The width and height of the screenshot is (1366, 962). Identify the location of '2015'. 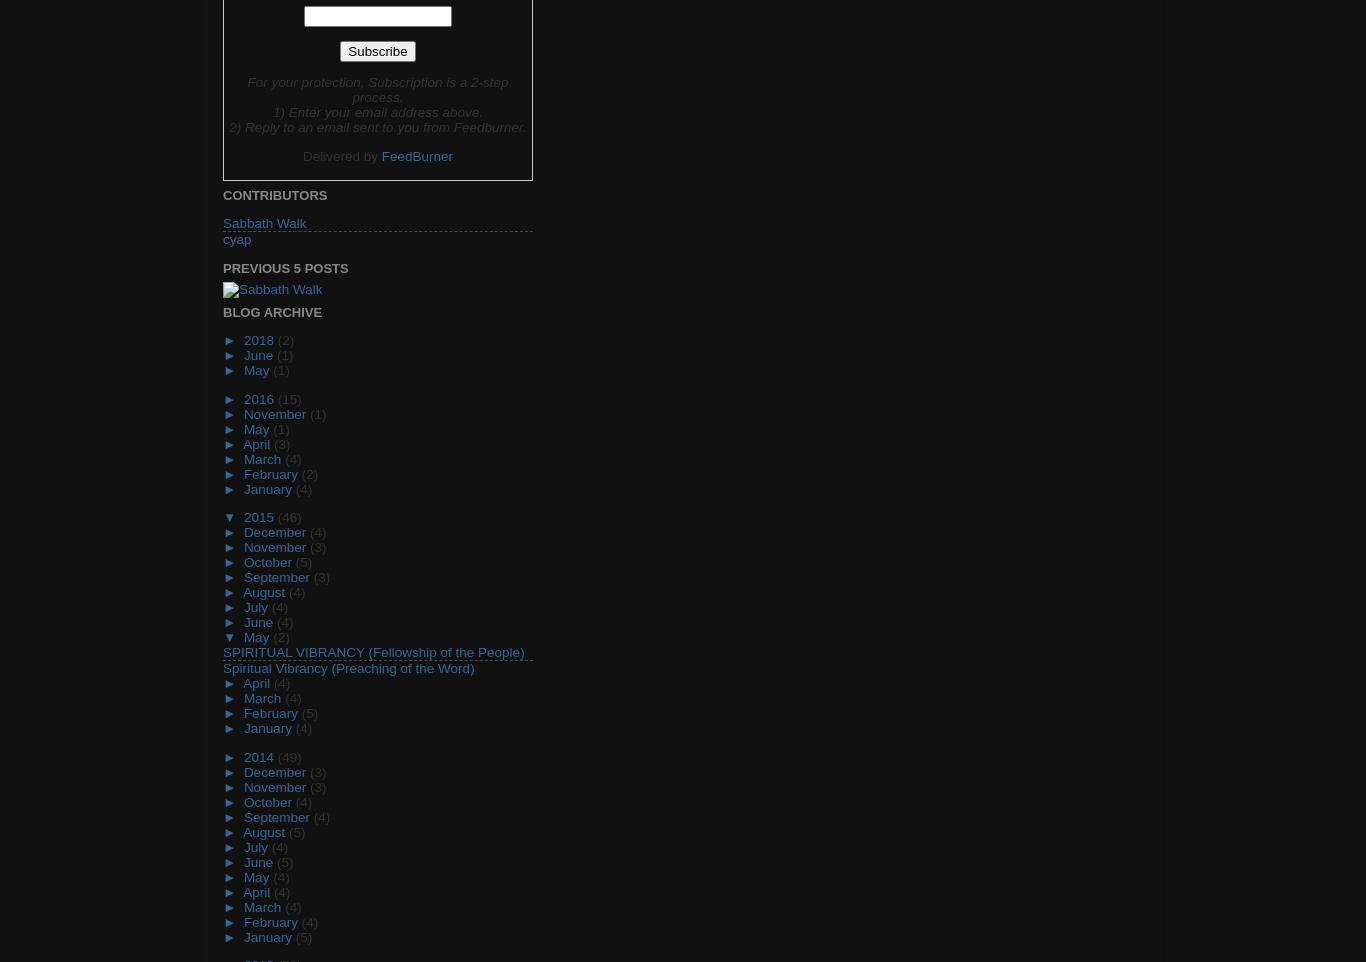
(259, 516).